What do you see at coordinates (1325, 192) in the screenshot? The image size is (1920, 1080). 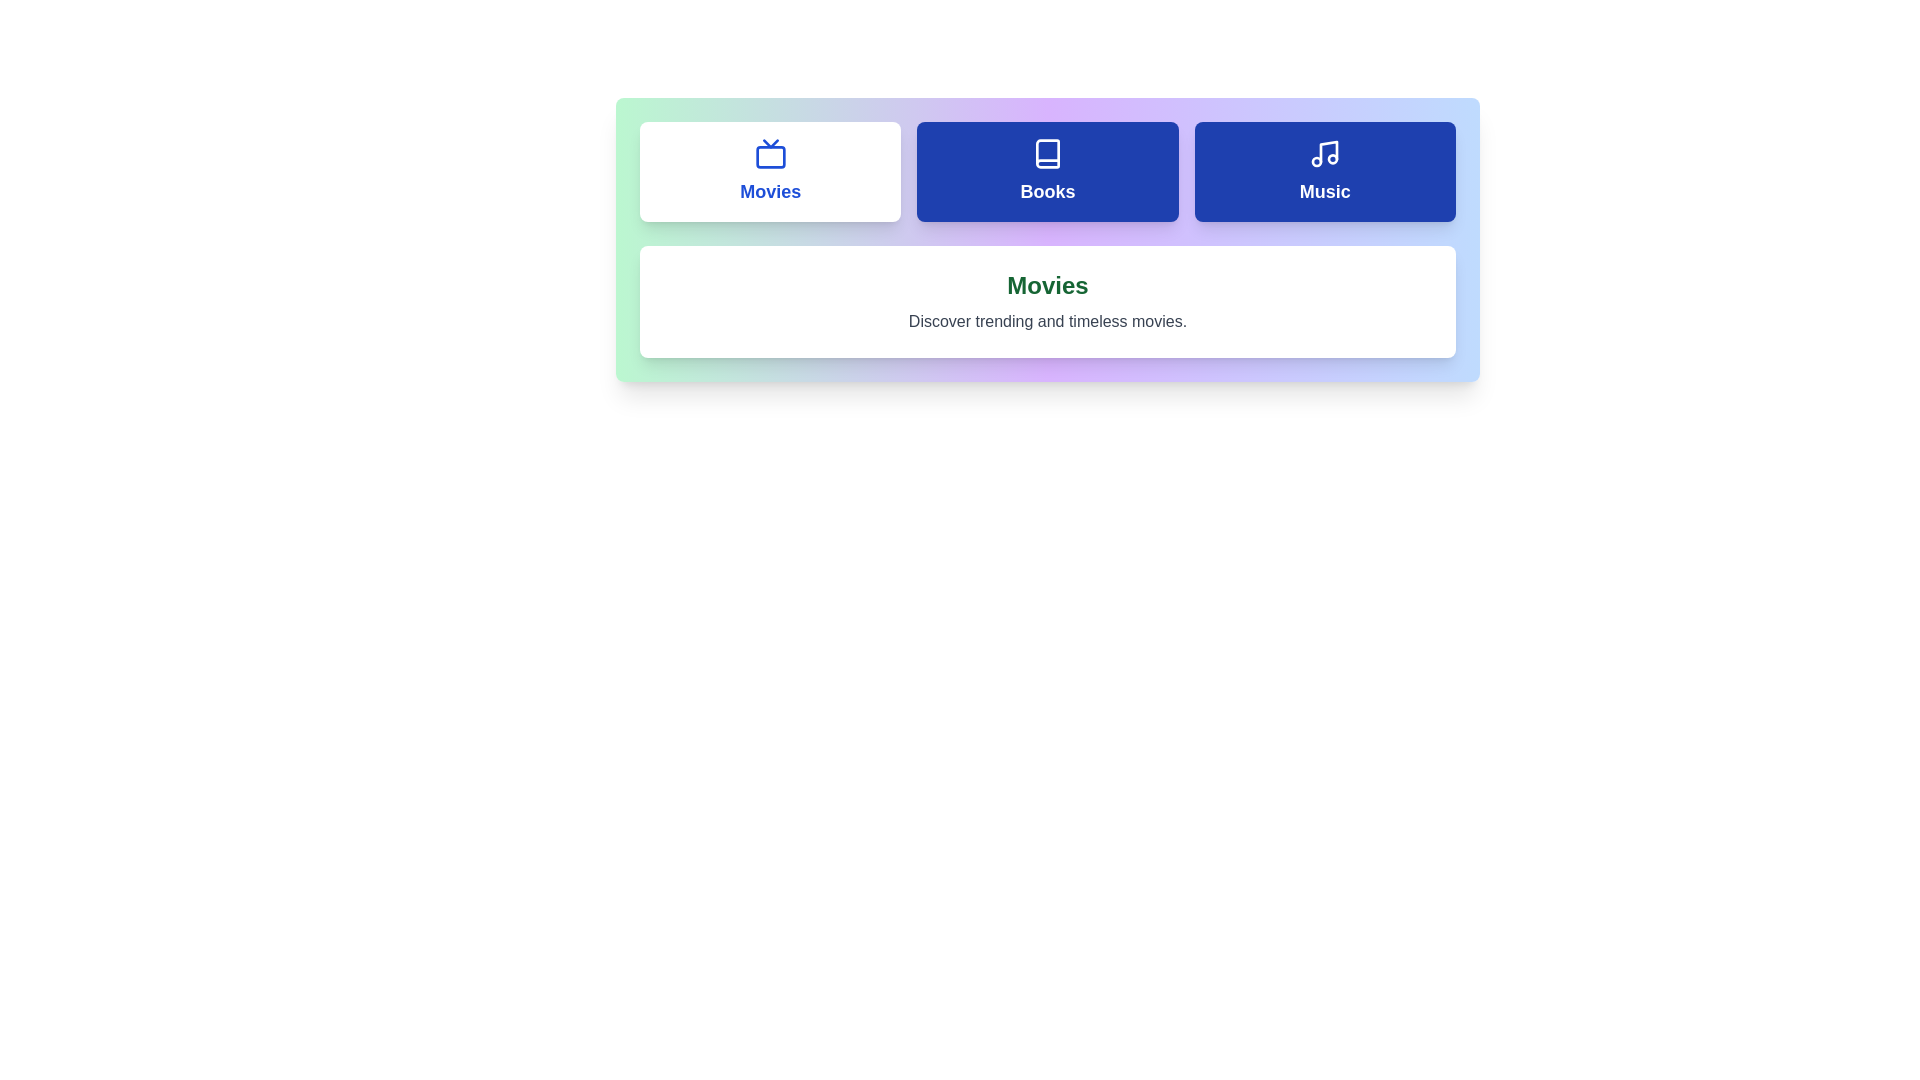 I see `the 'Music' text label, which is styled in bold white font on a solid blue background beneath a musical note icon` at bounding box center [1325, 192].